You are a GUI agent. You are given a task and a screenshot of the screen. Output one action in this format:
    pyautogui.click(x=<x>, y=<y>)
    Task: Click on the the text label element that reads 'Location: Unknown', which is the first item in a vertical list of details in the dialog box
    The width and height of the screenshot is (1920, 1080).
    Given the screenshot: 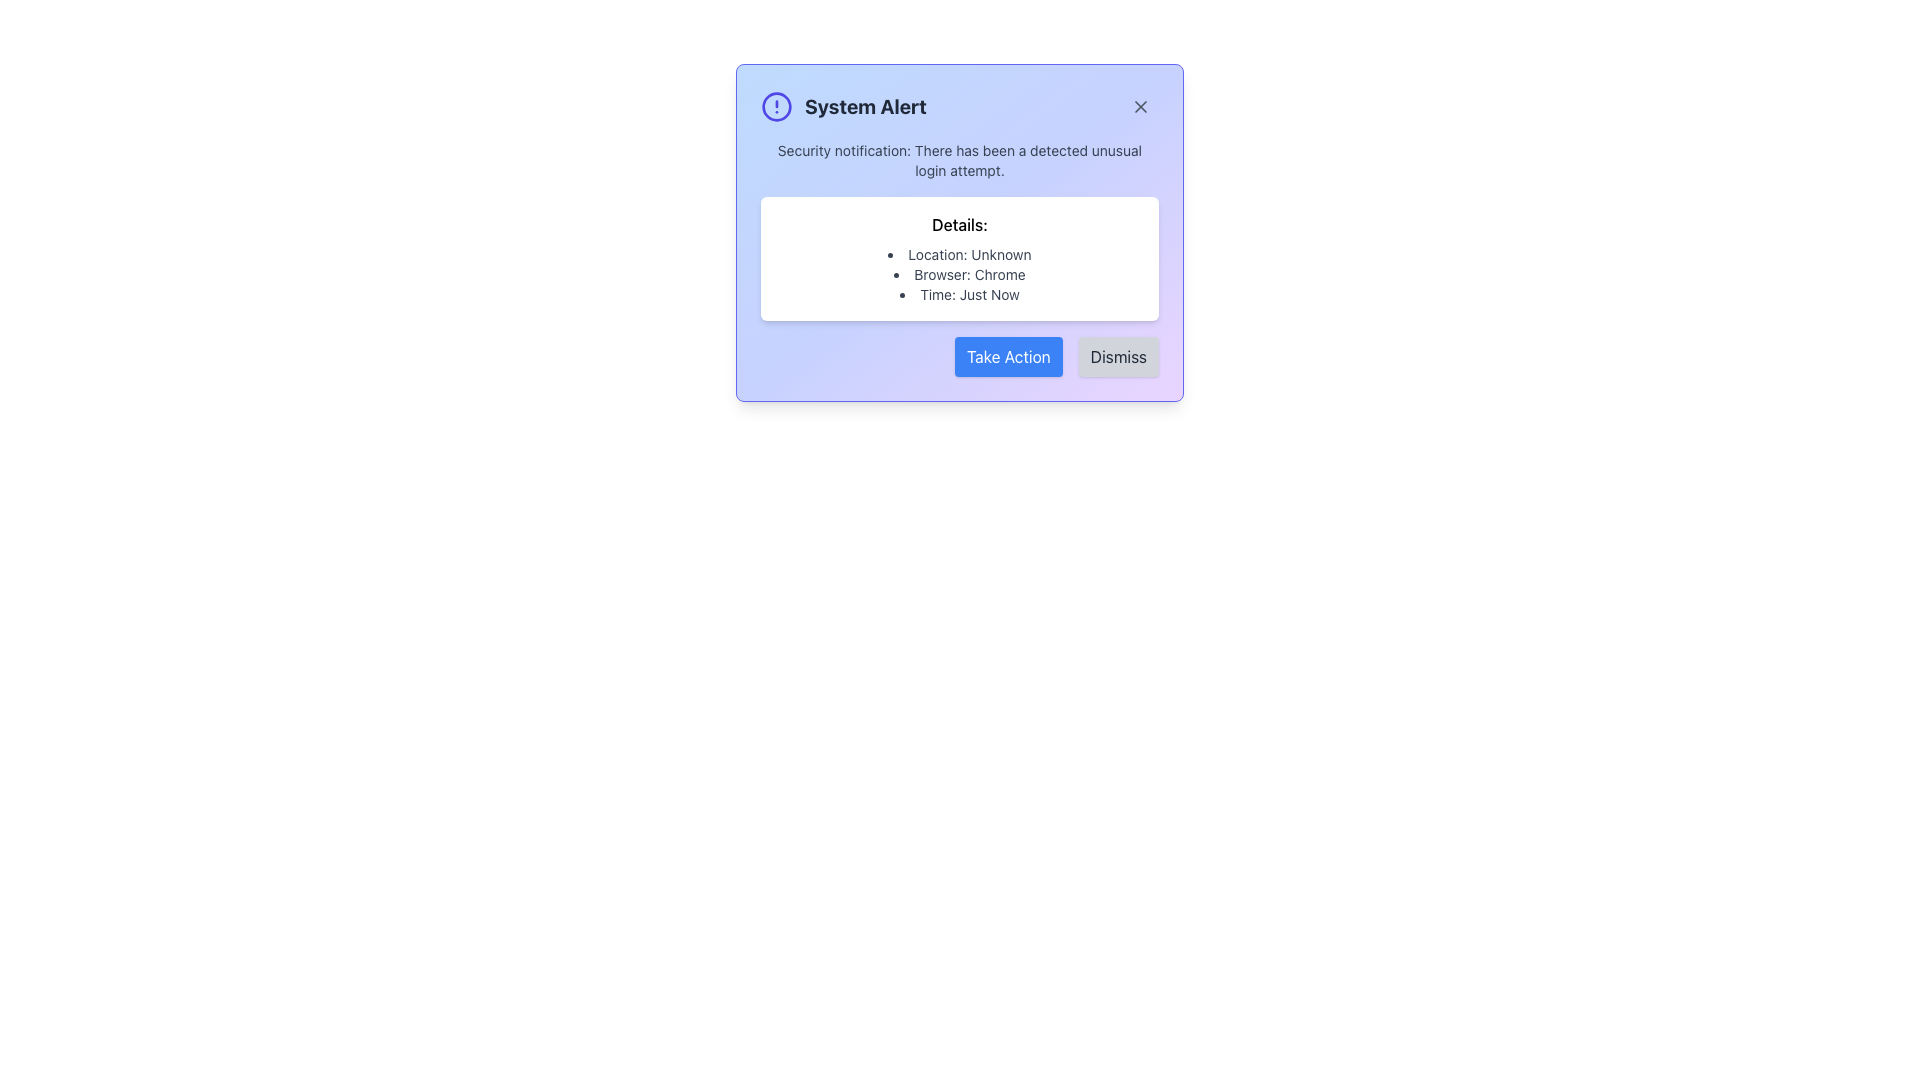 What is the action you would take?
    pyautogui.click(x=960, y=253)
    